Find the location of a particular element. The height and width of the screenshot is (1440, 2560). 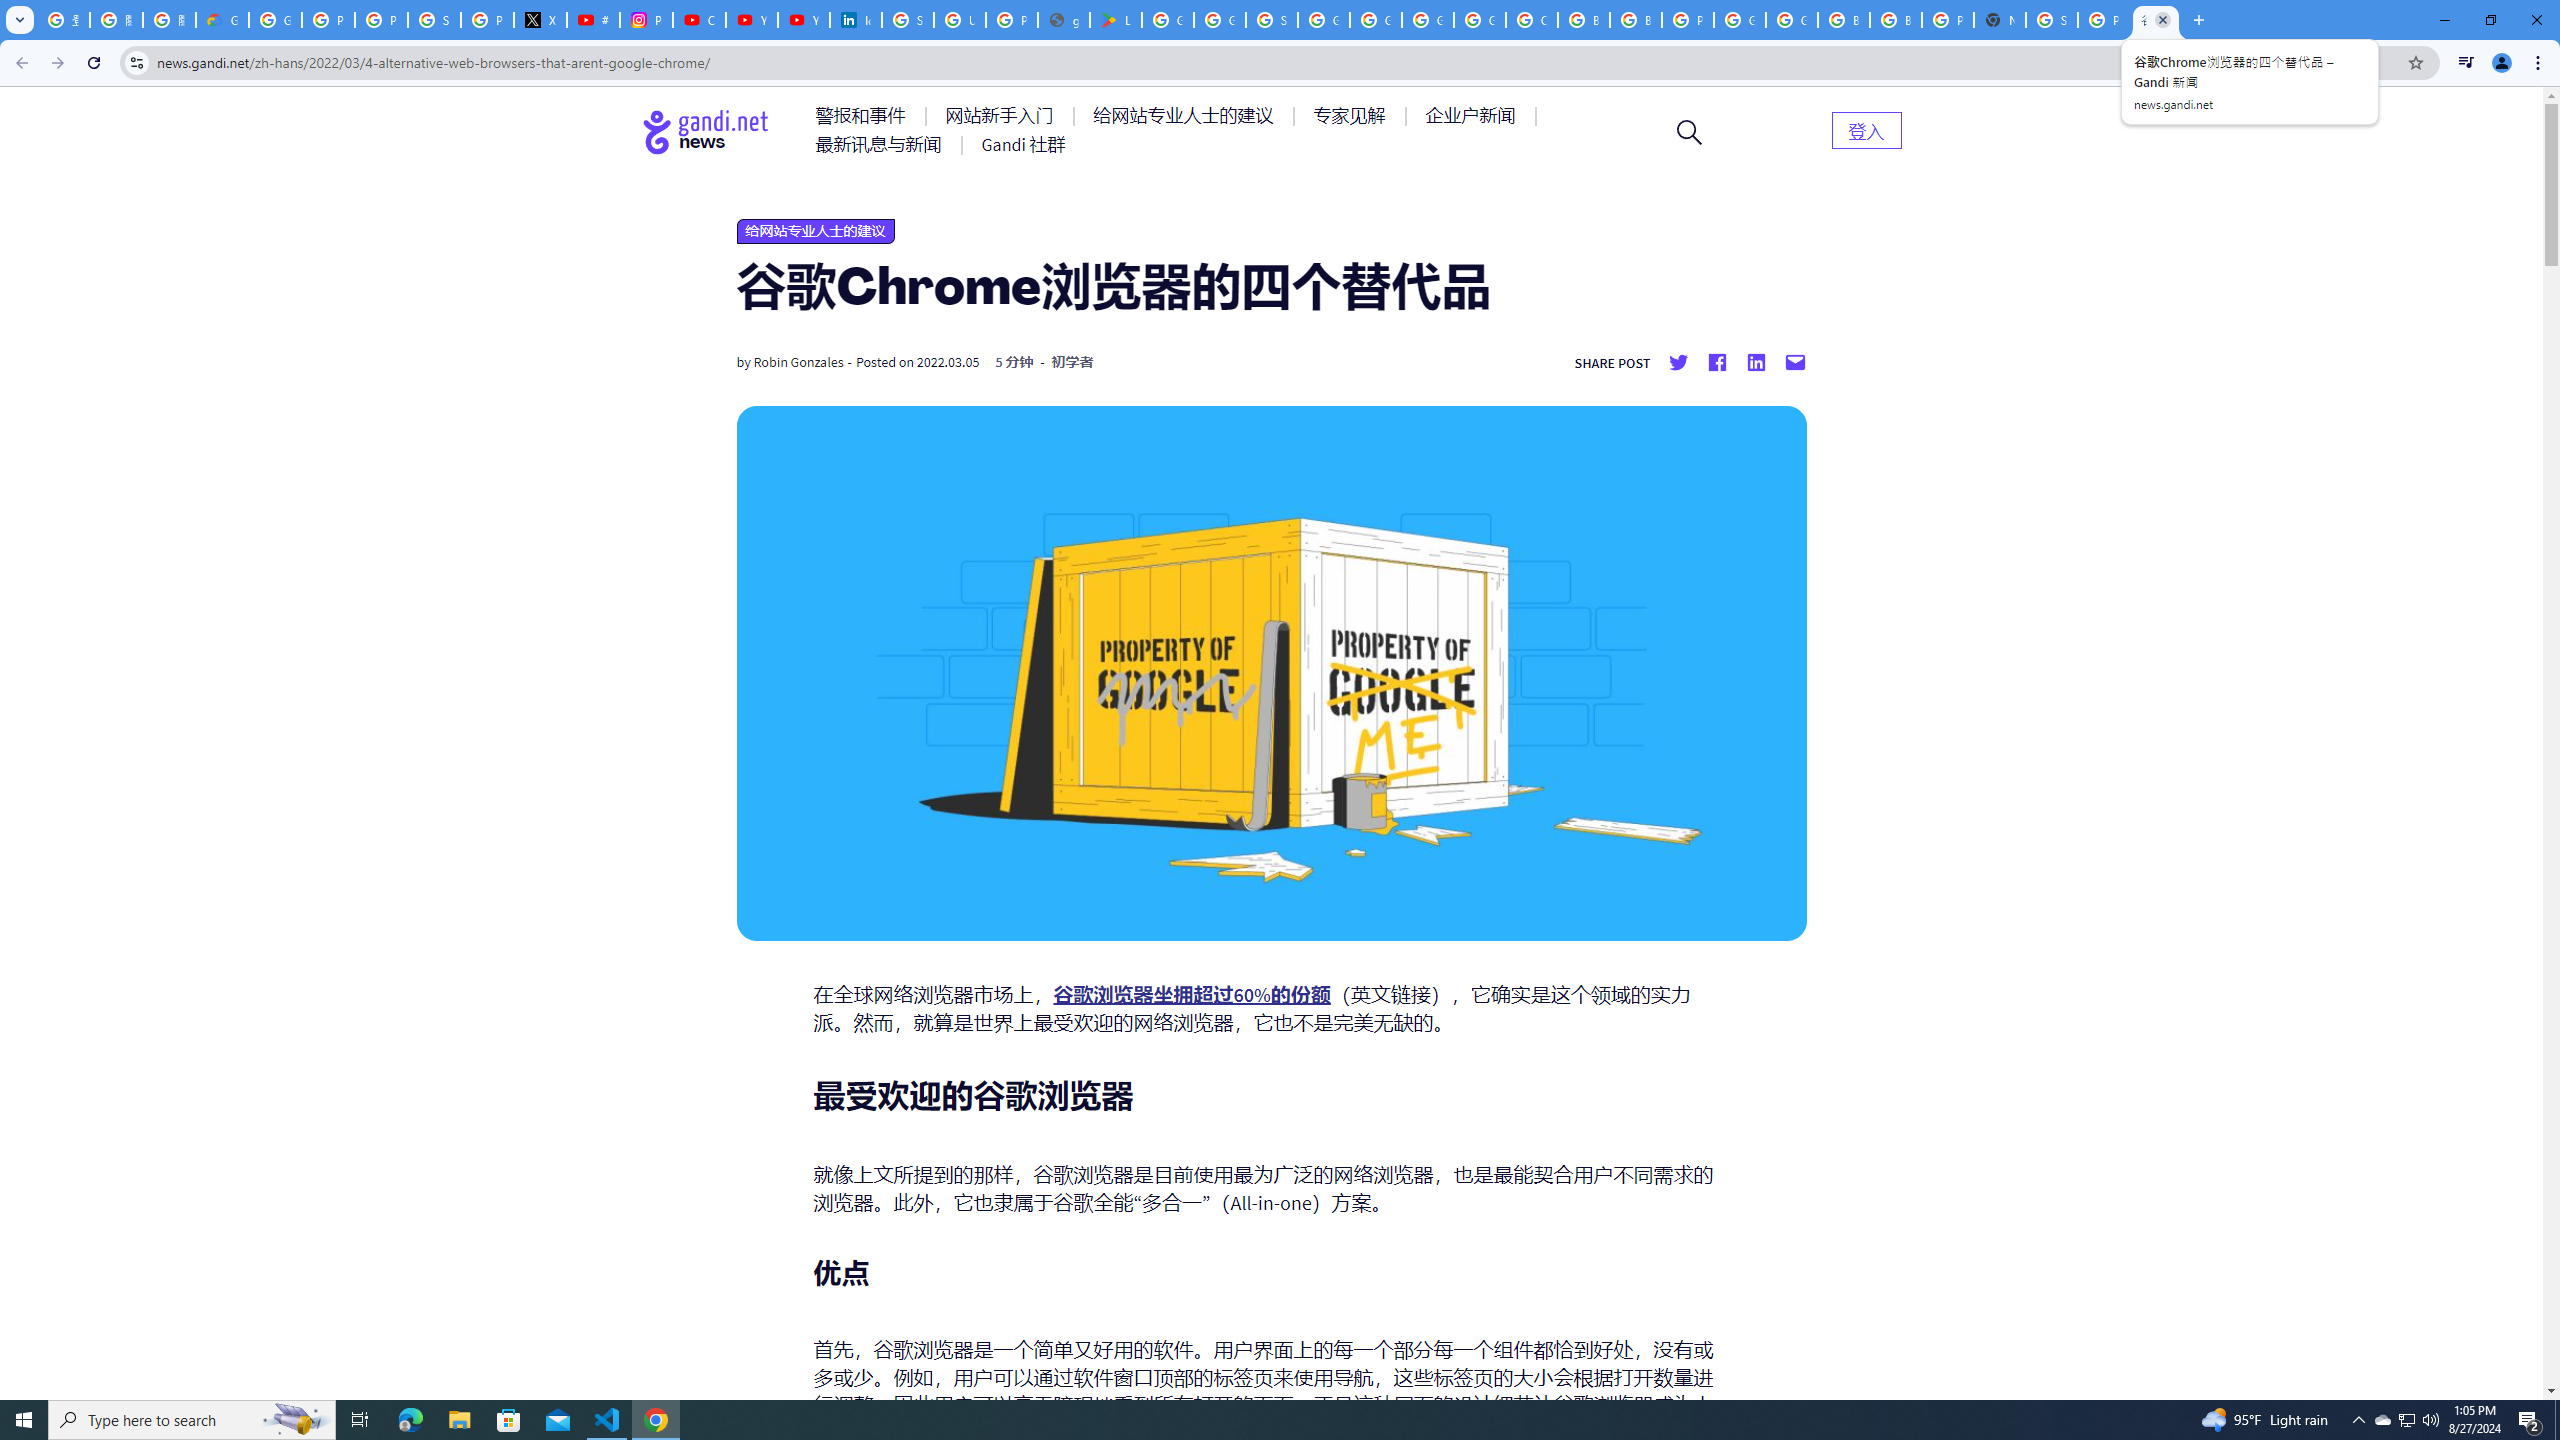

'#nbabasketballhighlights - YouTube' is located at coordinates (592, 19).